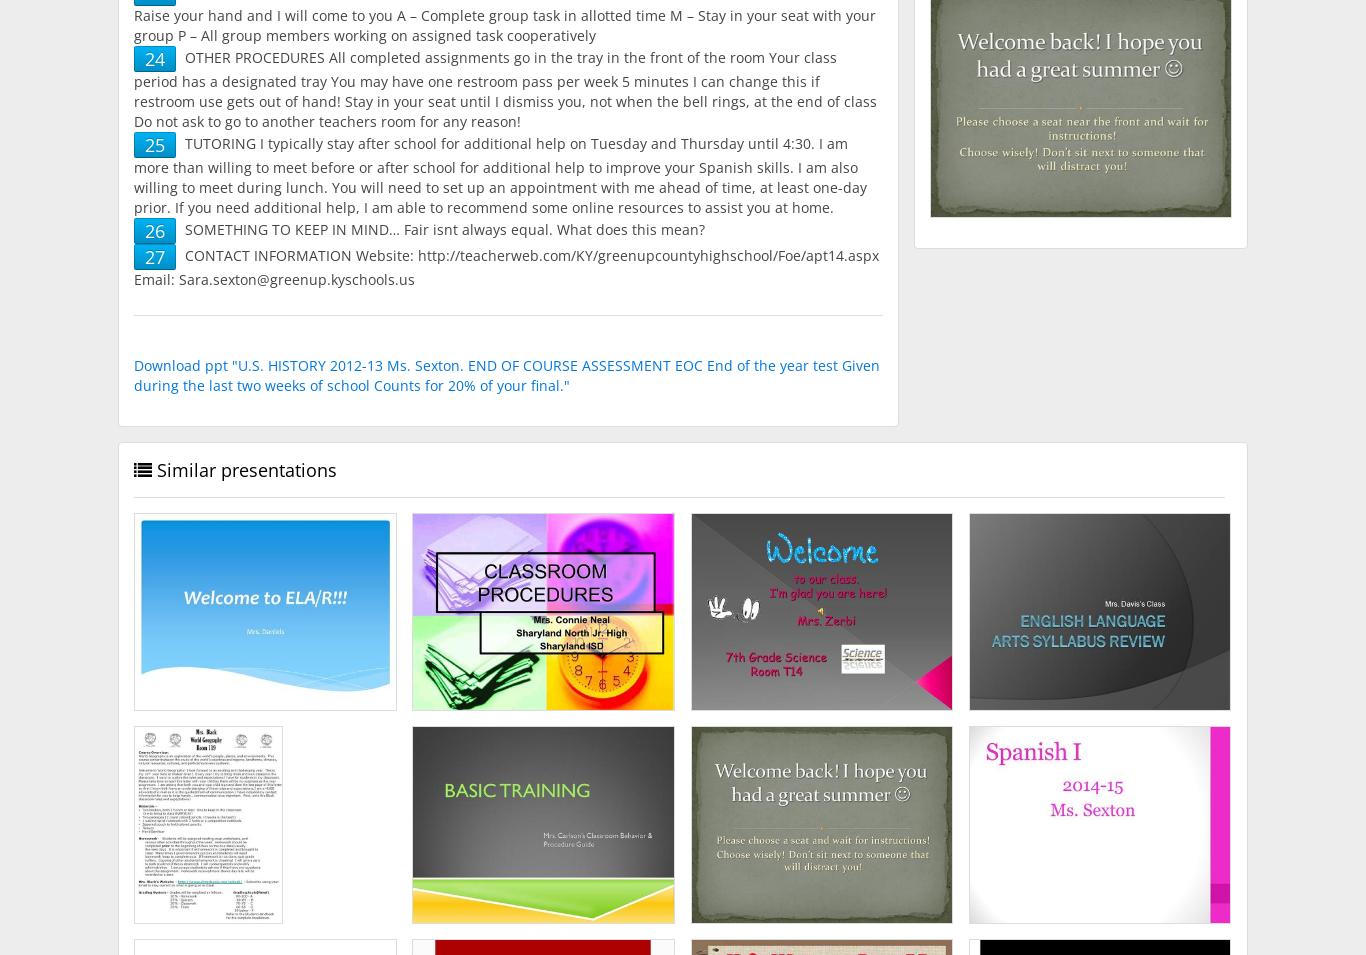  What do you see at coordinates (154, 58) in the screenshot?
I see `'24'` at bounding box center [154, 58].